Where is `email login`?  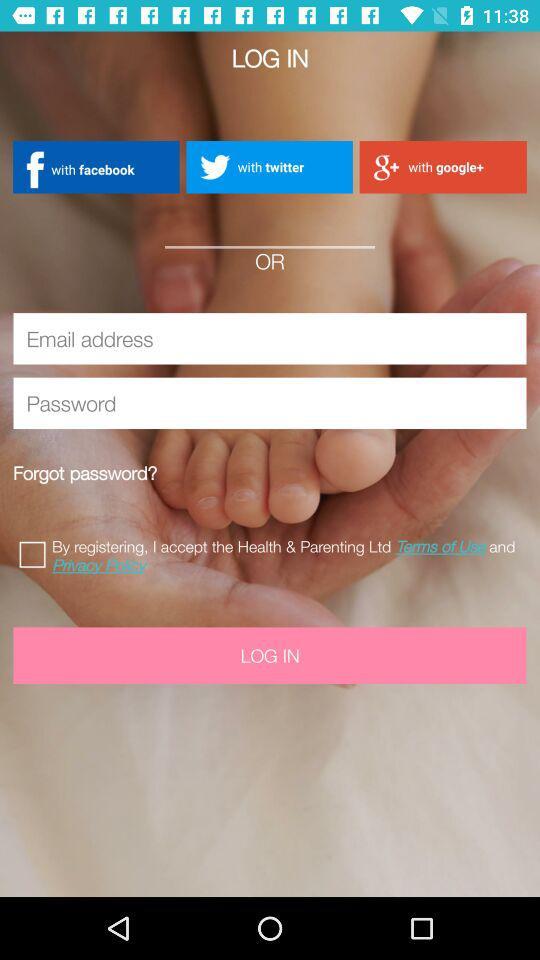 email login is located at coordinates (270, 338).